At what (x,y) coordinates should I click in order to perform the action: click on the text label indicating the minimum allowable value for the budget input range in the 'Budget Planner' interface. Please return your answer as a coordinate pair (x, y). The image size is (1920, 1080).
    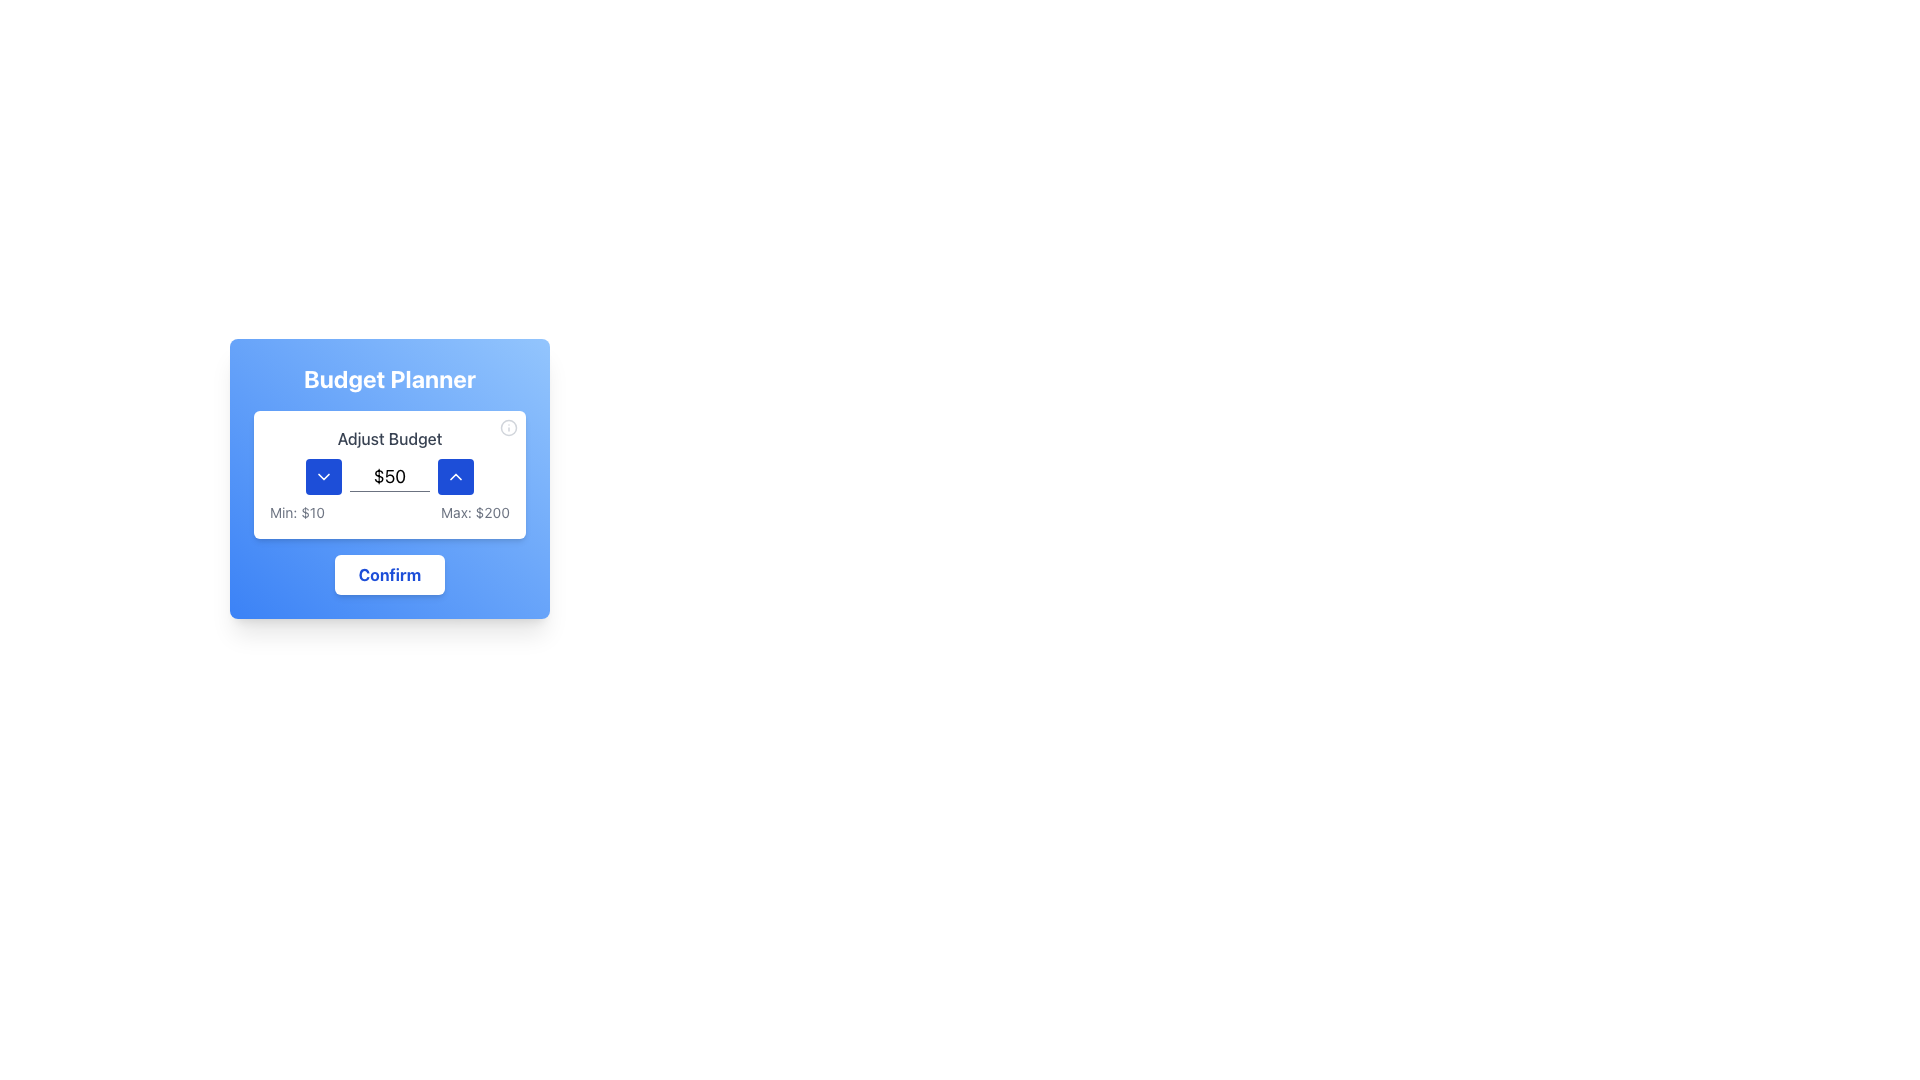
    Looking at the image, I should click on (296, 512).